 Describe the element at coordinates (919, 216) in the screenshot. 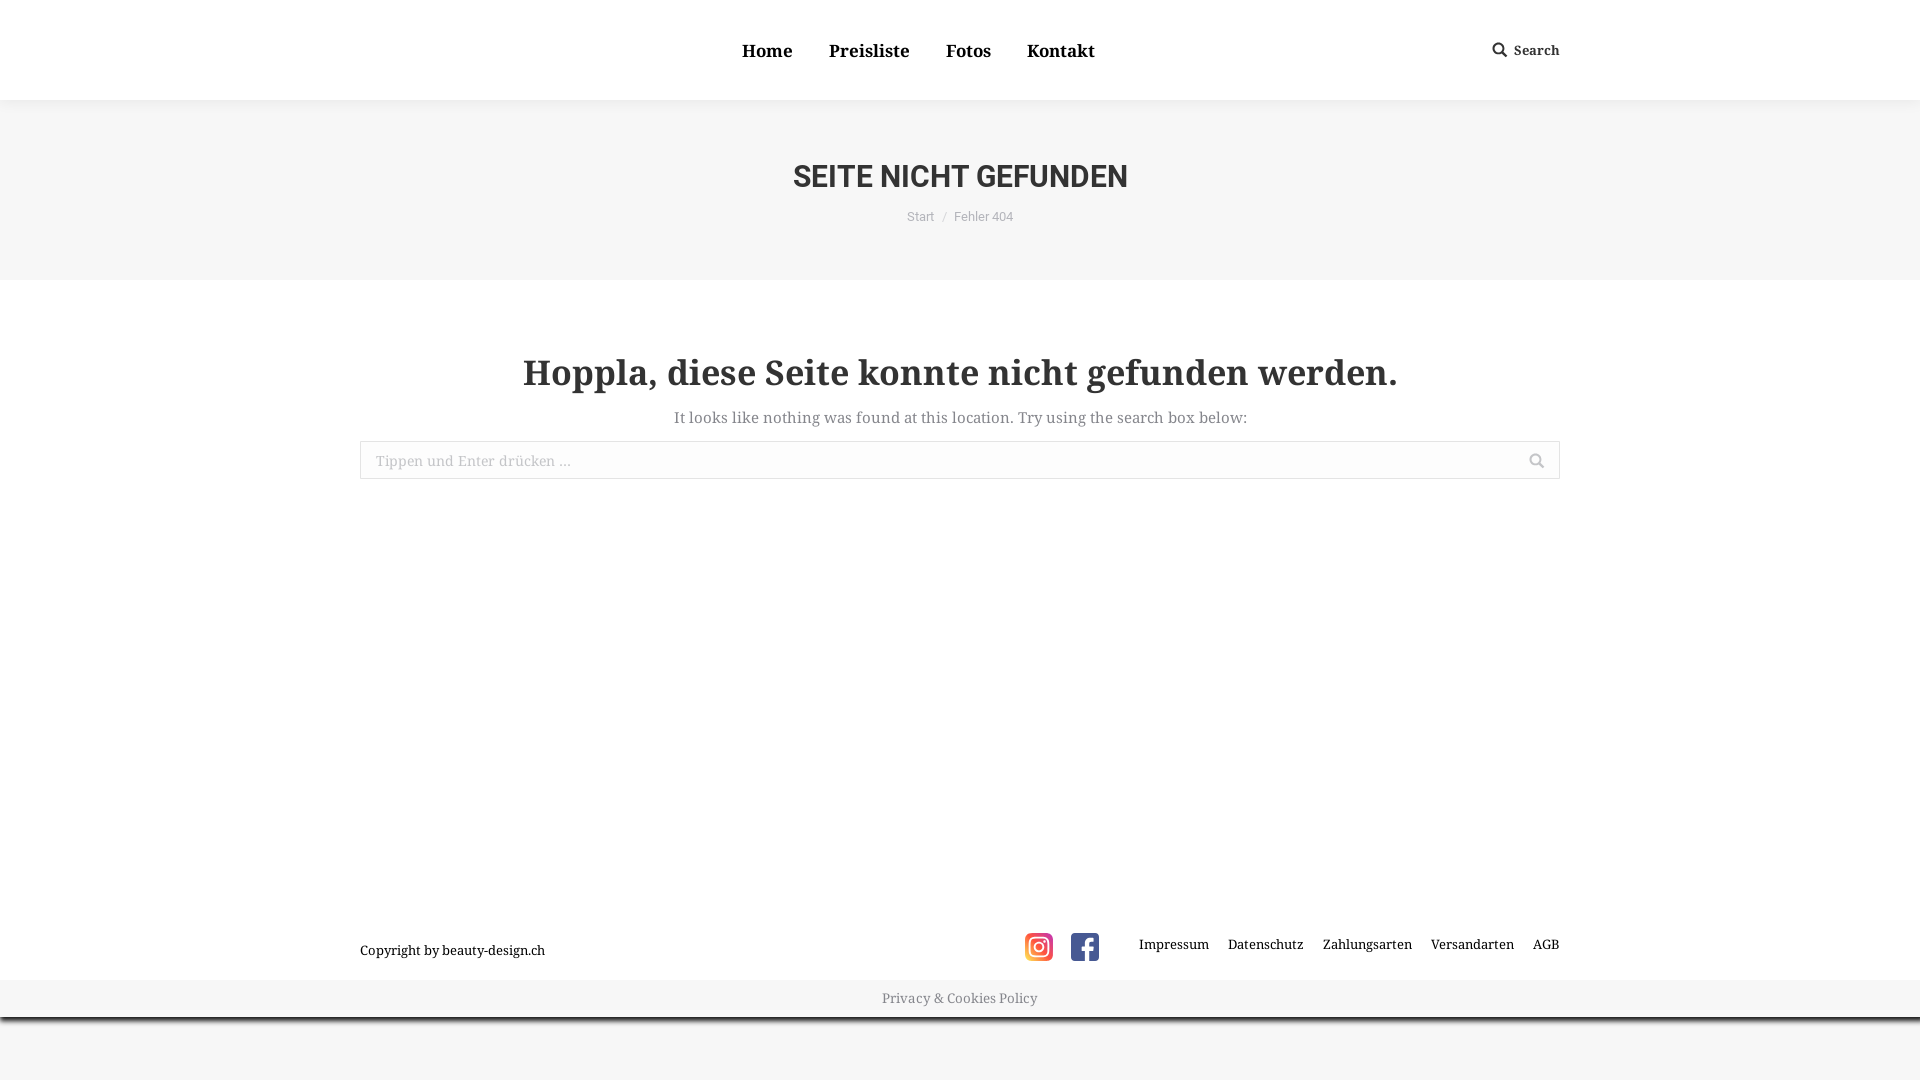

I see `'Start'` at that location.